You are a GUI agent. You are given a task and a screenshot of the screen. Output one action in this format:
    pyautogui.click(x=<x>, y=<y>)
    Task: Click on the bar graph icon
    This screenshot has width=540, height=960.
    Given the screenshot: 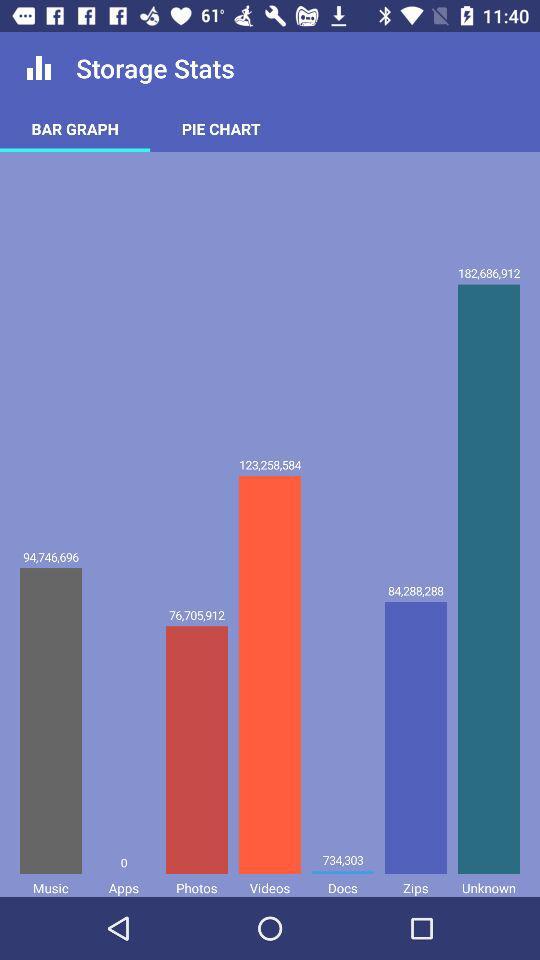 What is the action you would take?
    pyautogui.click(x=74, y=127)
    